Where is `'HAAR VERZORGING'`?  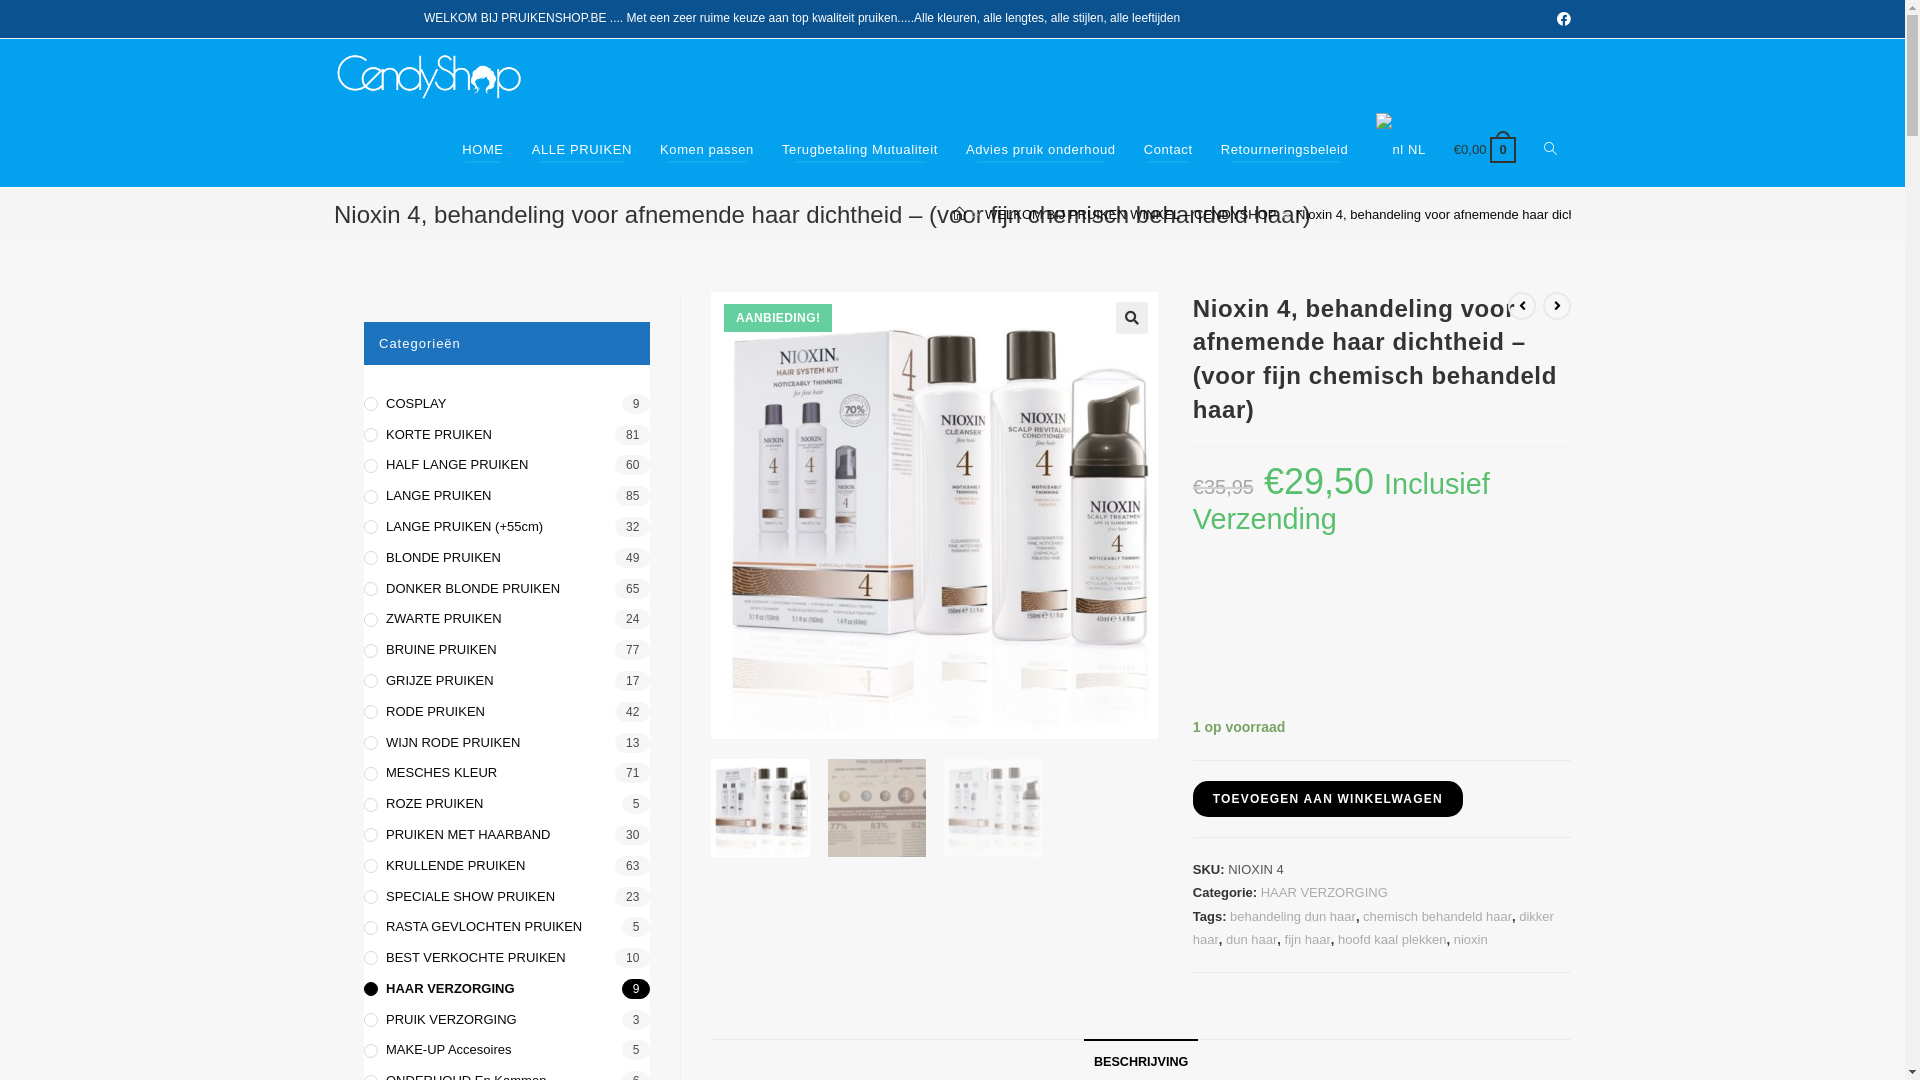
'HAAR VERZORGING' is located at coordinates (507, 988).